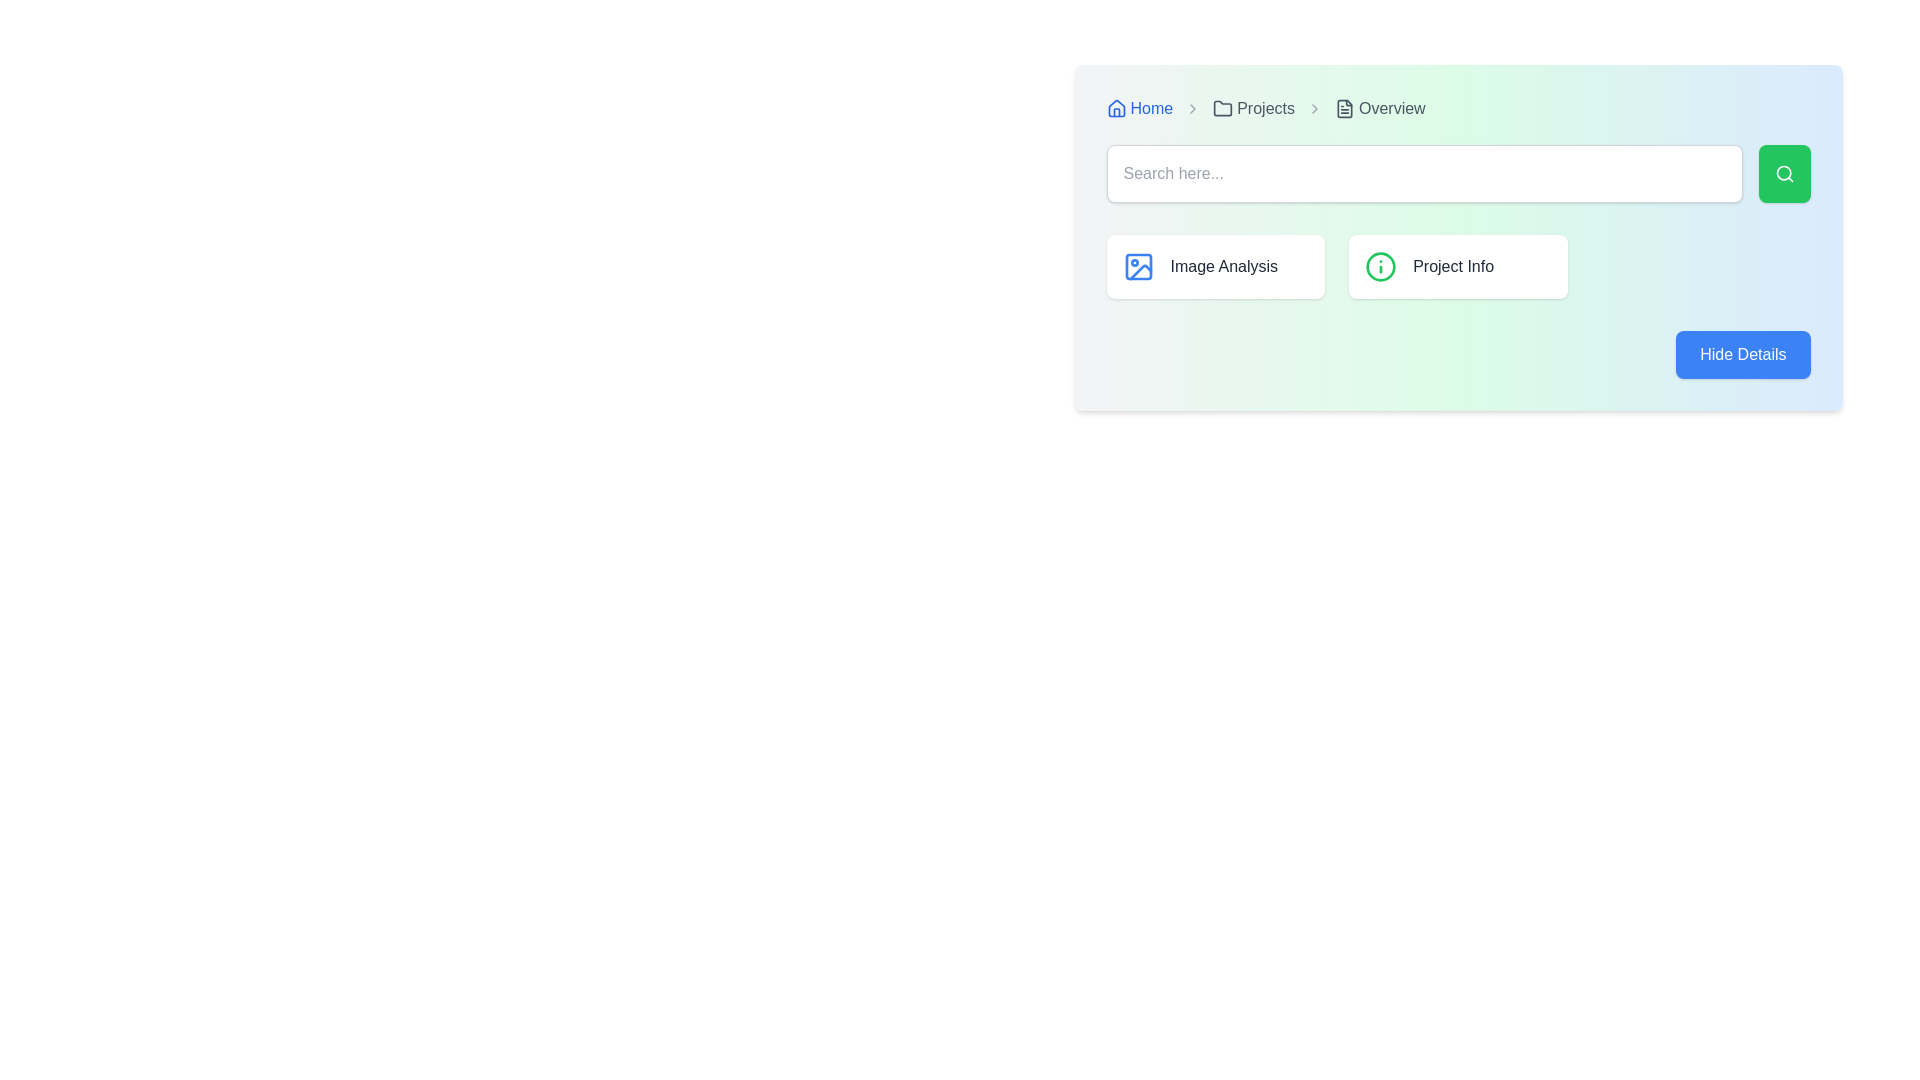  Describe the element at coordinates (1784, 172) in the screenshot. I see `the graphical icon within the green button located at the top-right corner of the interface` at that location.